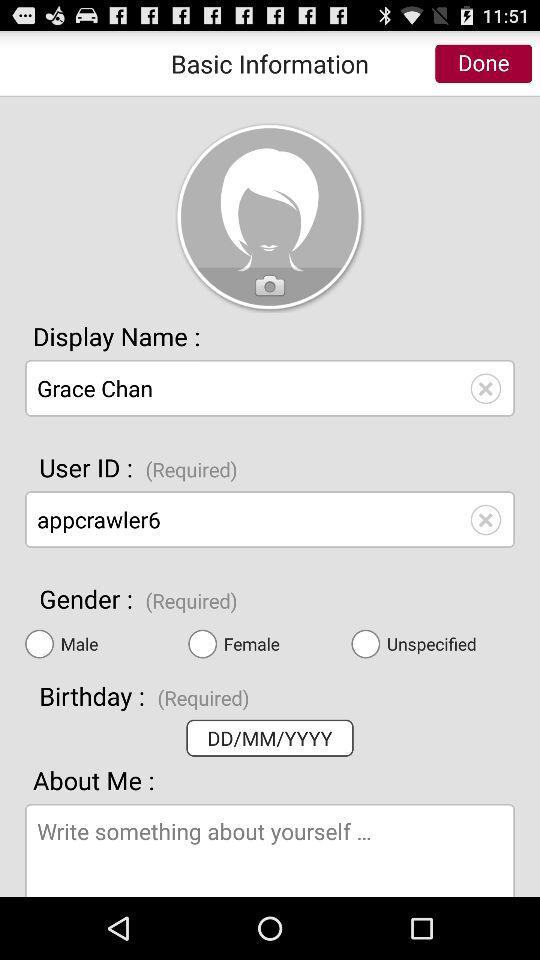 This screenshot has width=540, height=960. I want to click on the close icon, so click(485, 415).